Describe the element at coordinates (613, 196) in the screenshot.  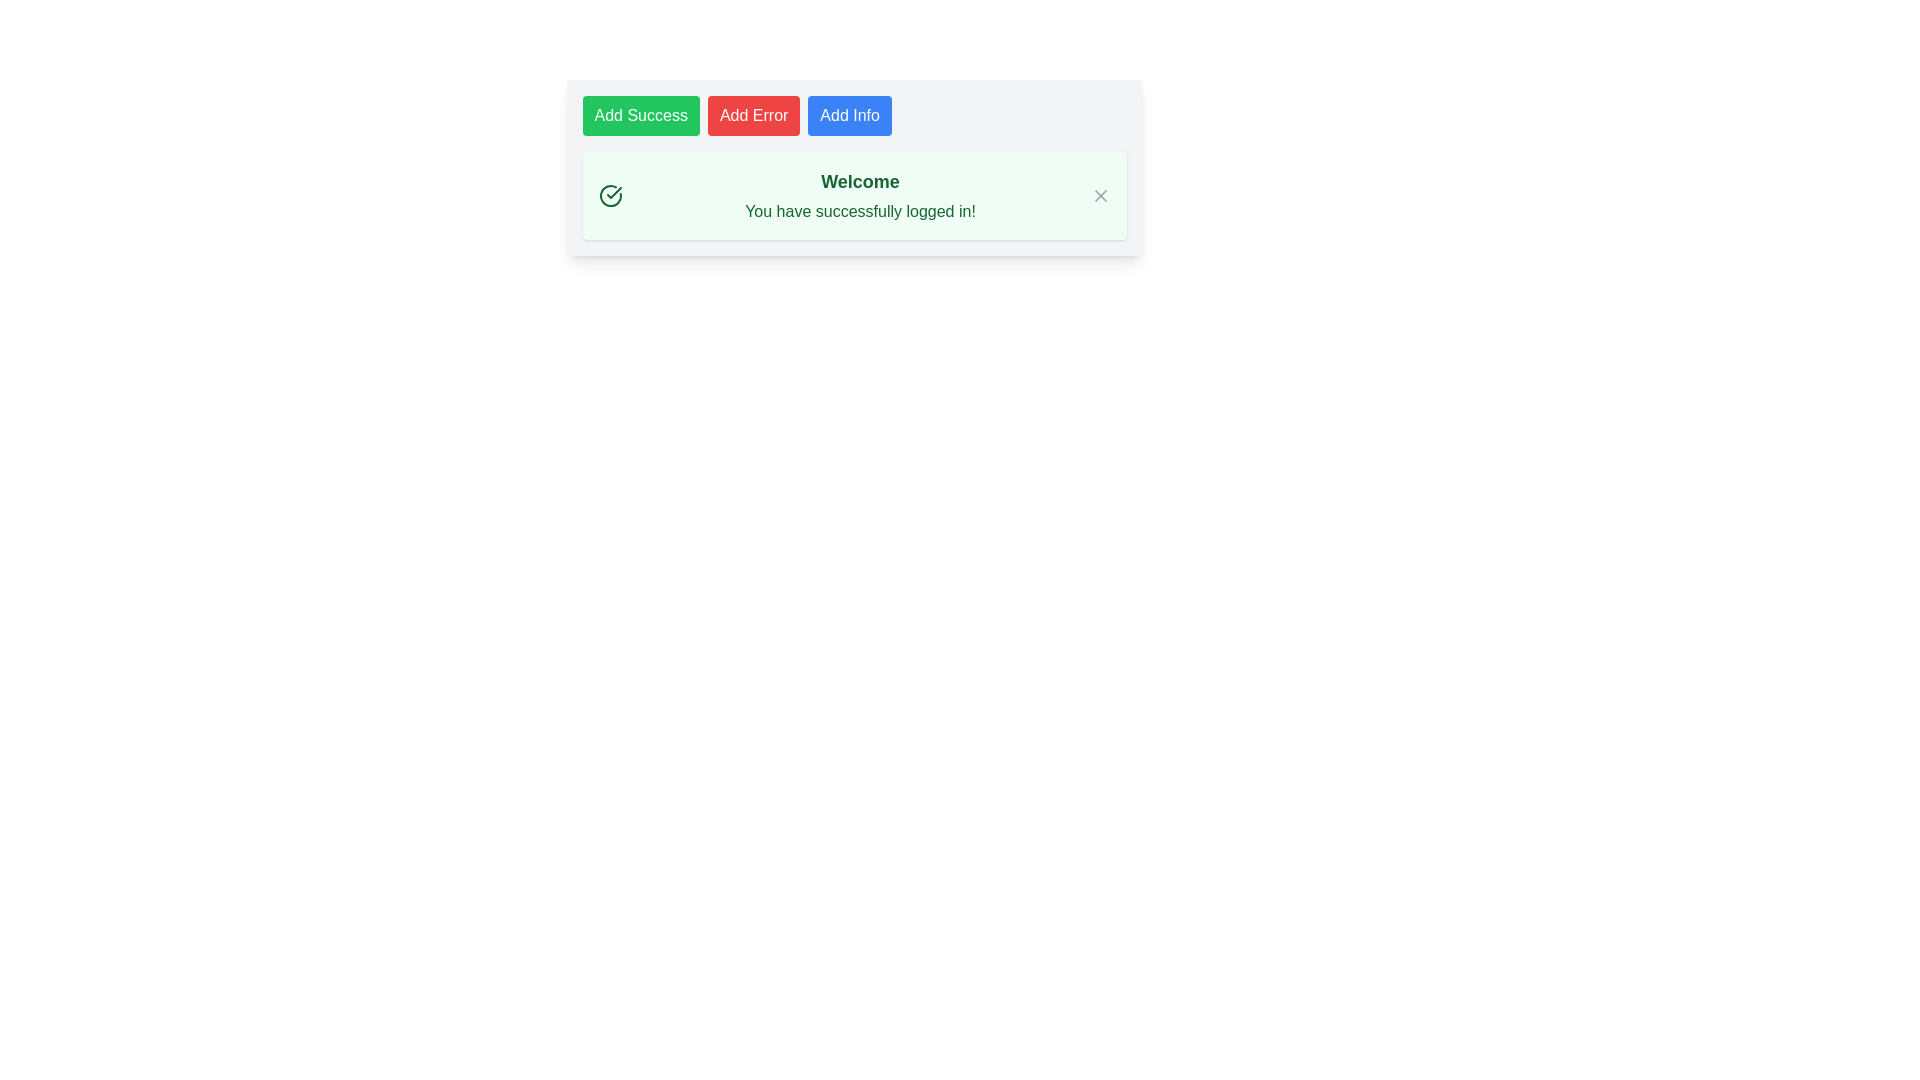
I see `the green checkmark icon within the success notification message, located adjacent to the bold text 'Welcome'` at that location.